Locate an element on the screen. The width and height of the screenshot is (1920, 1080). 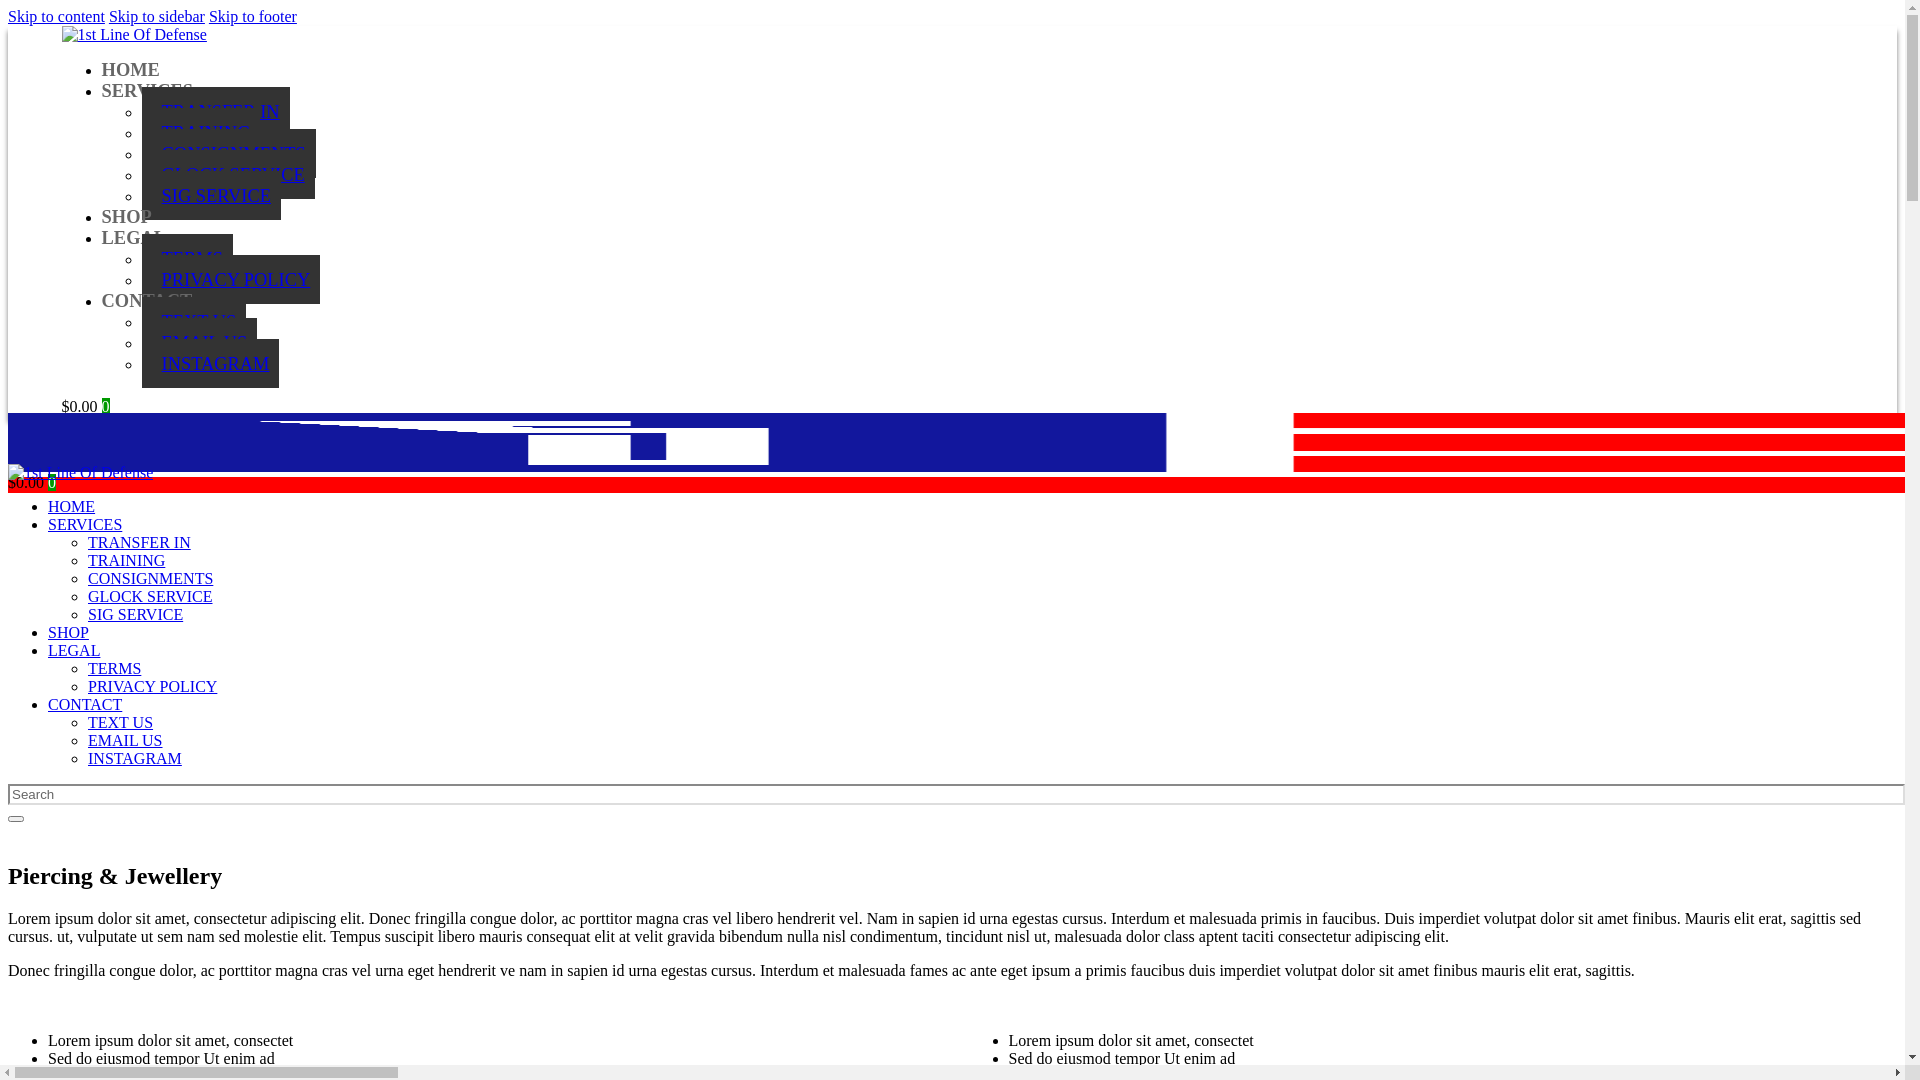
'SIG SERVICE' is located at coordinates (211, 195).